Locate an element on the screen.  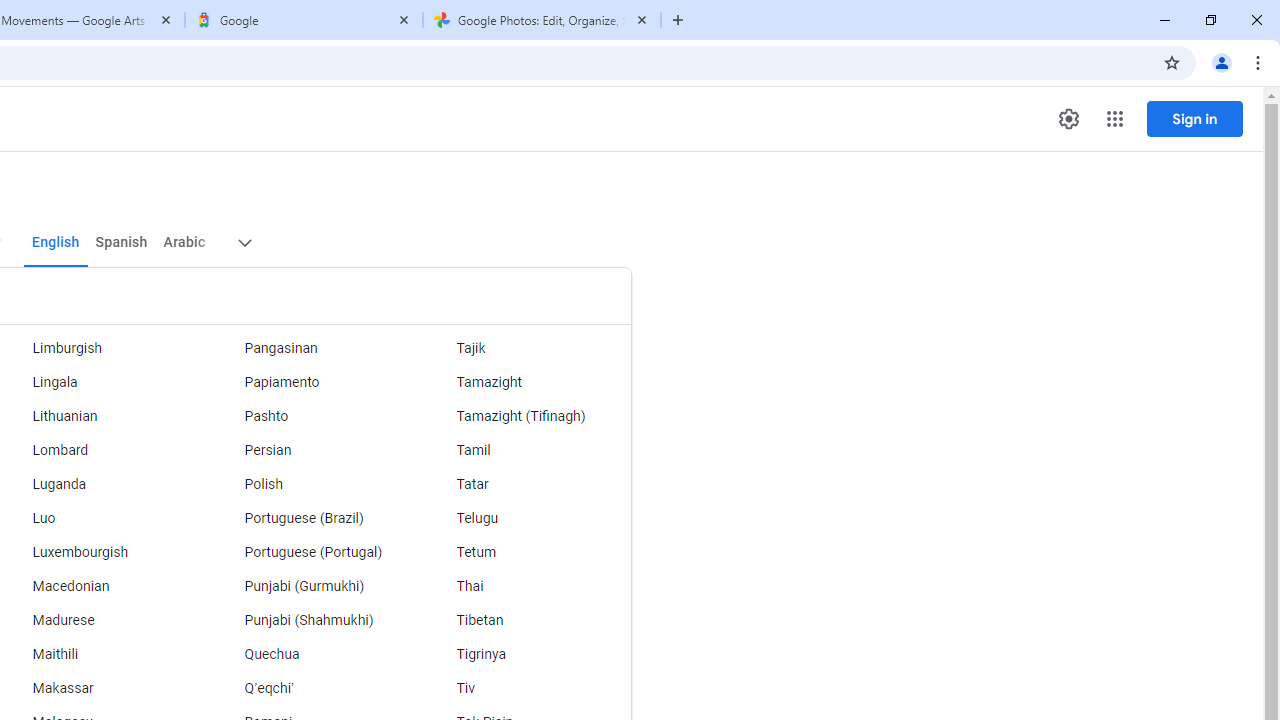
'More target languages' is located at coordinates (243, 242).